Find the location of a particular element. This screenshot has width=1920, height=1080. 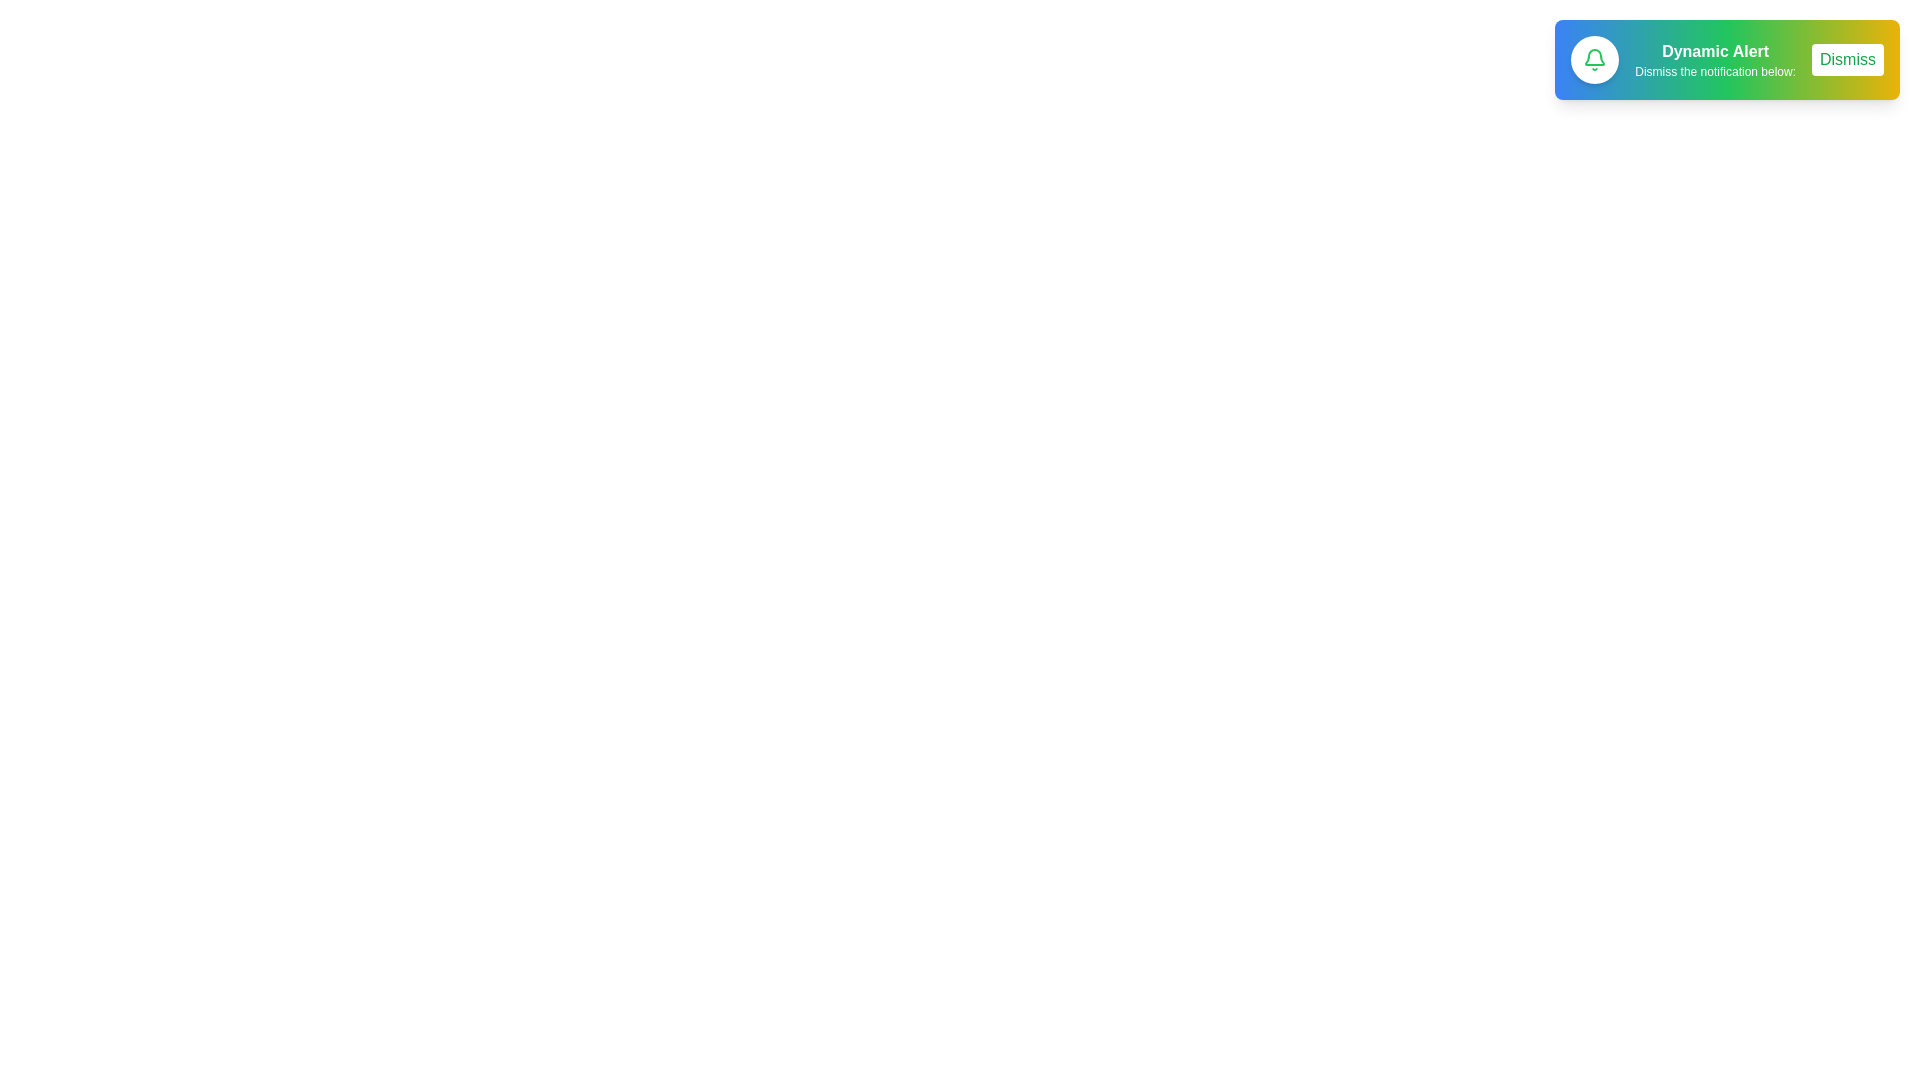

the 'Dismiss' button to dismiss the notification is located at coordinates (1847, 59).